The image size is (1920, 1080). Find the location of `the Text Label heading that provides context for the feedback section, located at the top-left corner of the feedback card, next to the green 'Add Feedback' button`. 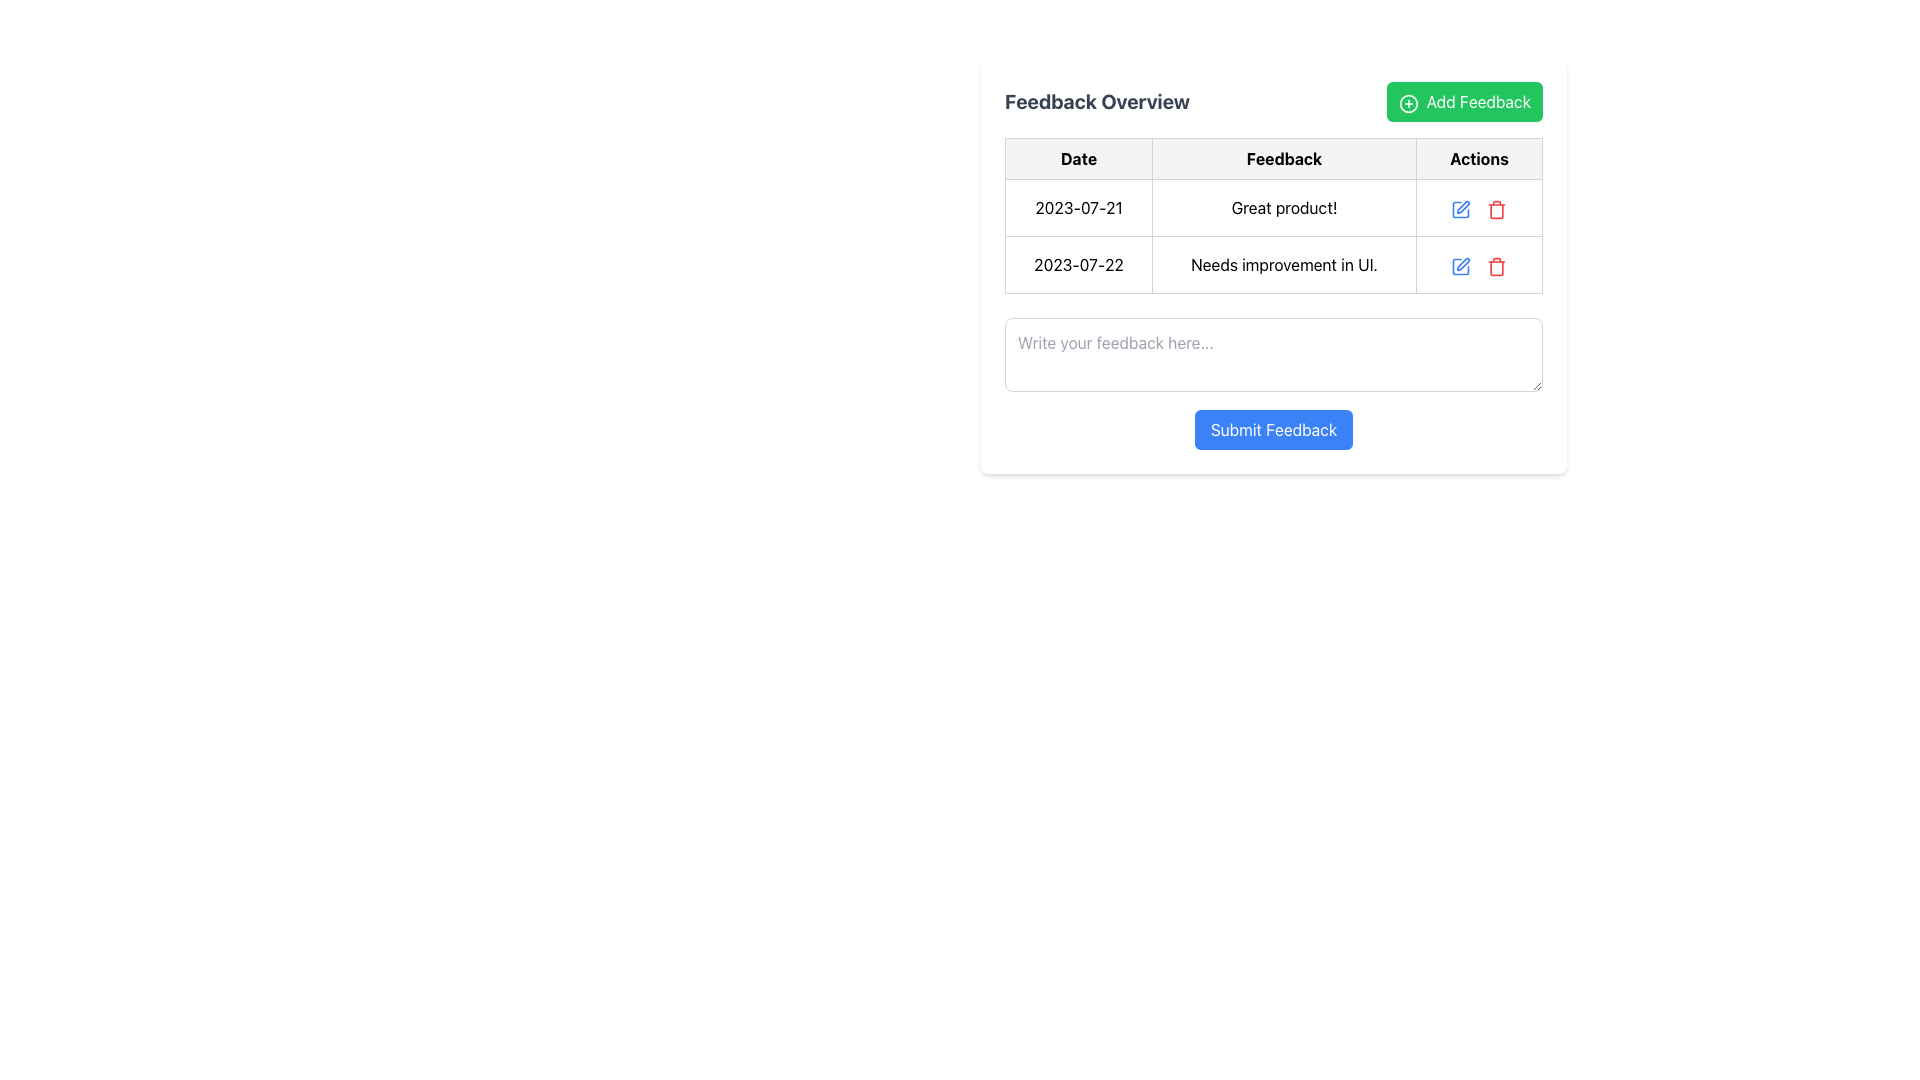

the Text Label heading that provides context for the feedback section, located at the top-left corner of the feedback card, next to the green 'Add Feedback' button is located at coordinates (1096, 101).